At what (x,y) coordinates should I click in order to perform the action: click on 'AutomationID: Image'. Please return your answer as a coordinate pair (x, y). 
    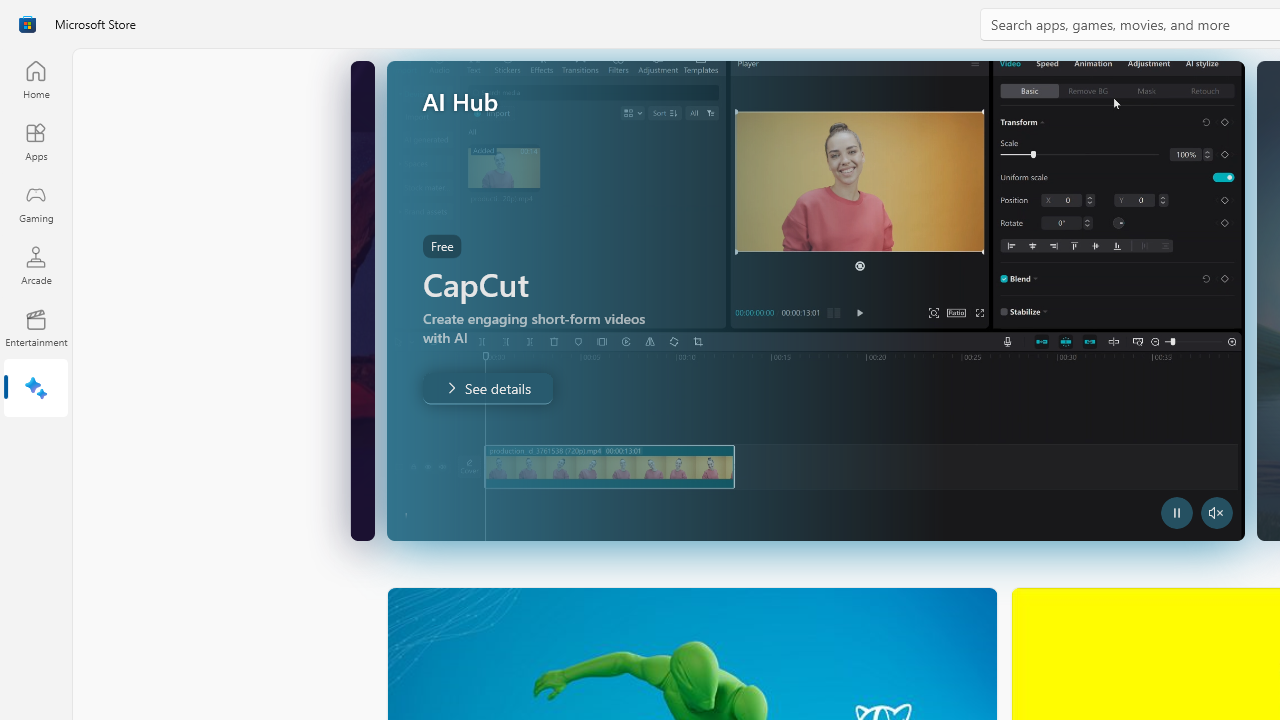
    Looking at the image, I should click on (837, 300).